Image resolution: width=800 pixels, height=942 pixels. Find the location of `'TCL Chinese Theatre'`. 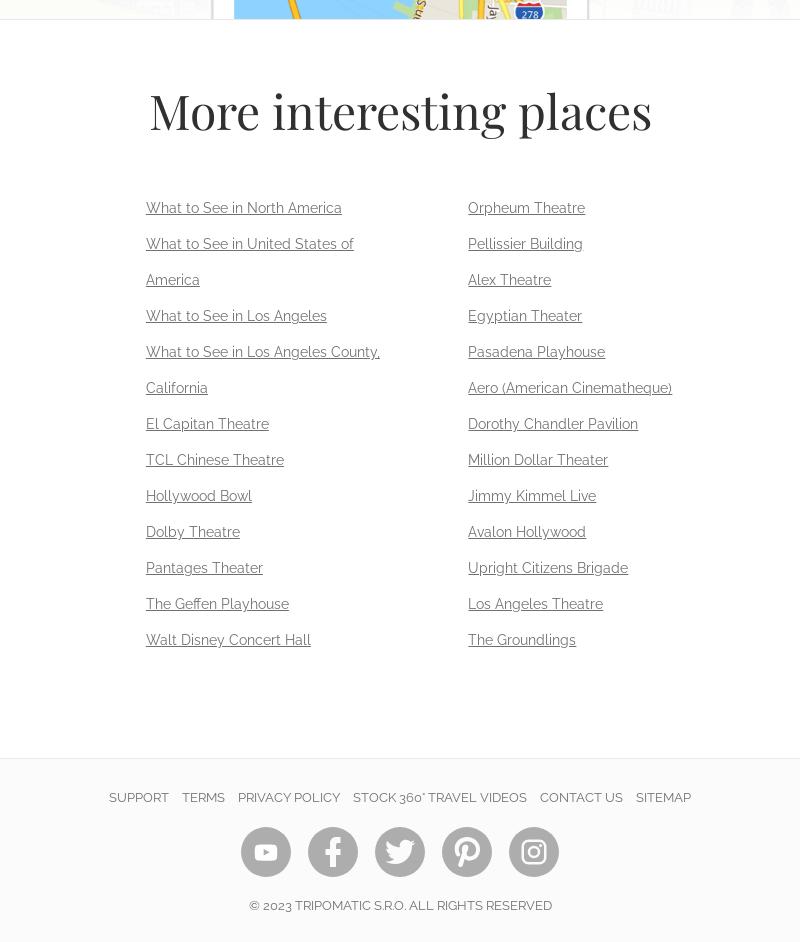

'TCL Chinese Theatre' is located at coordinates (214, 458).